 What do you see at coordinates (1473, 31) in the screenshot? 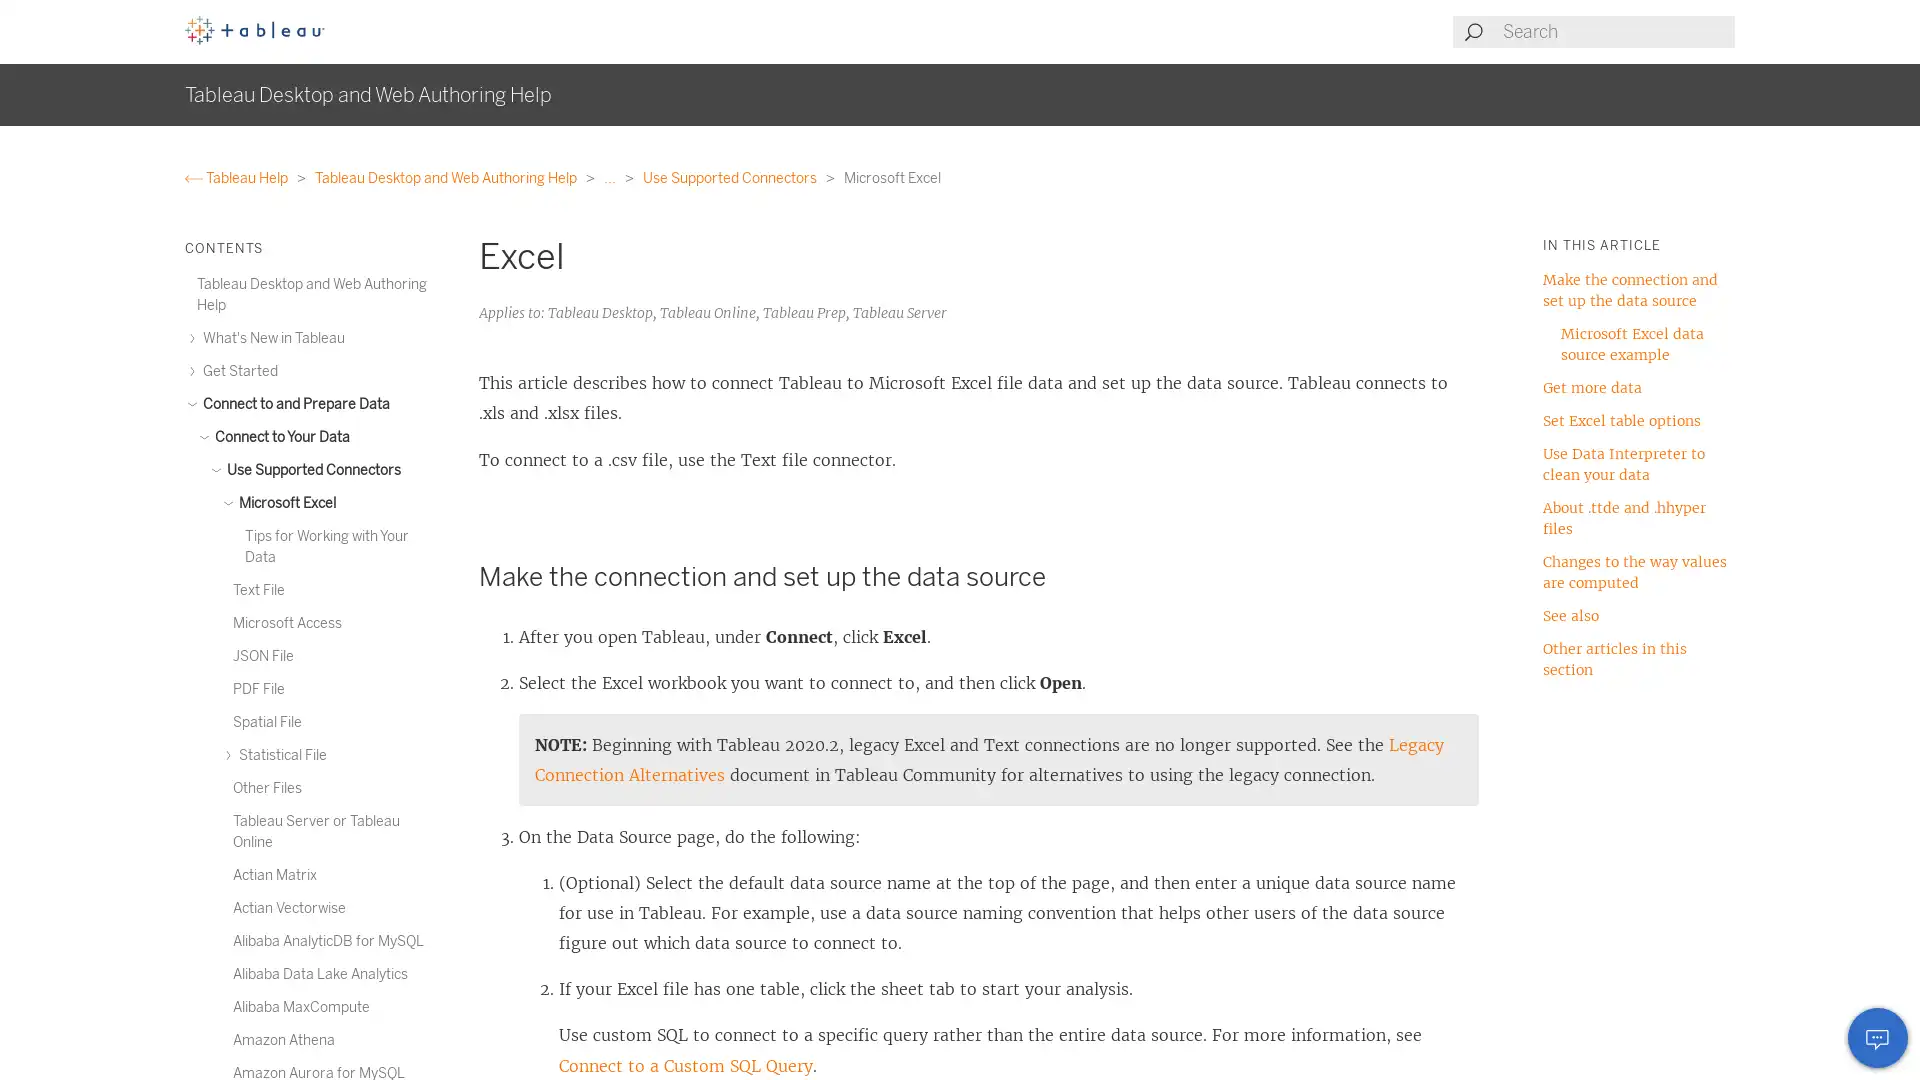
I see `Open search` at bounding box center [1473, 31].